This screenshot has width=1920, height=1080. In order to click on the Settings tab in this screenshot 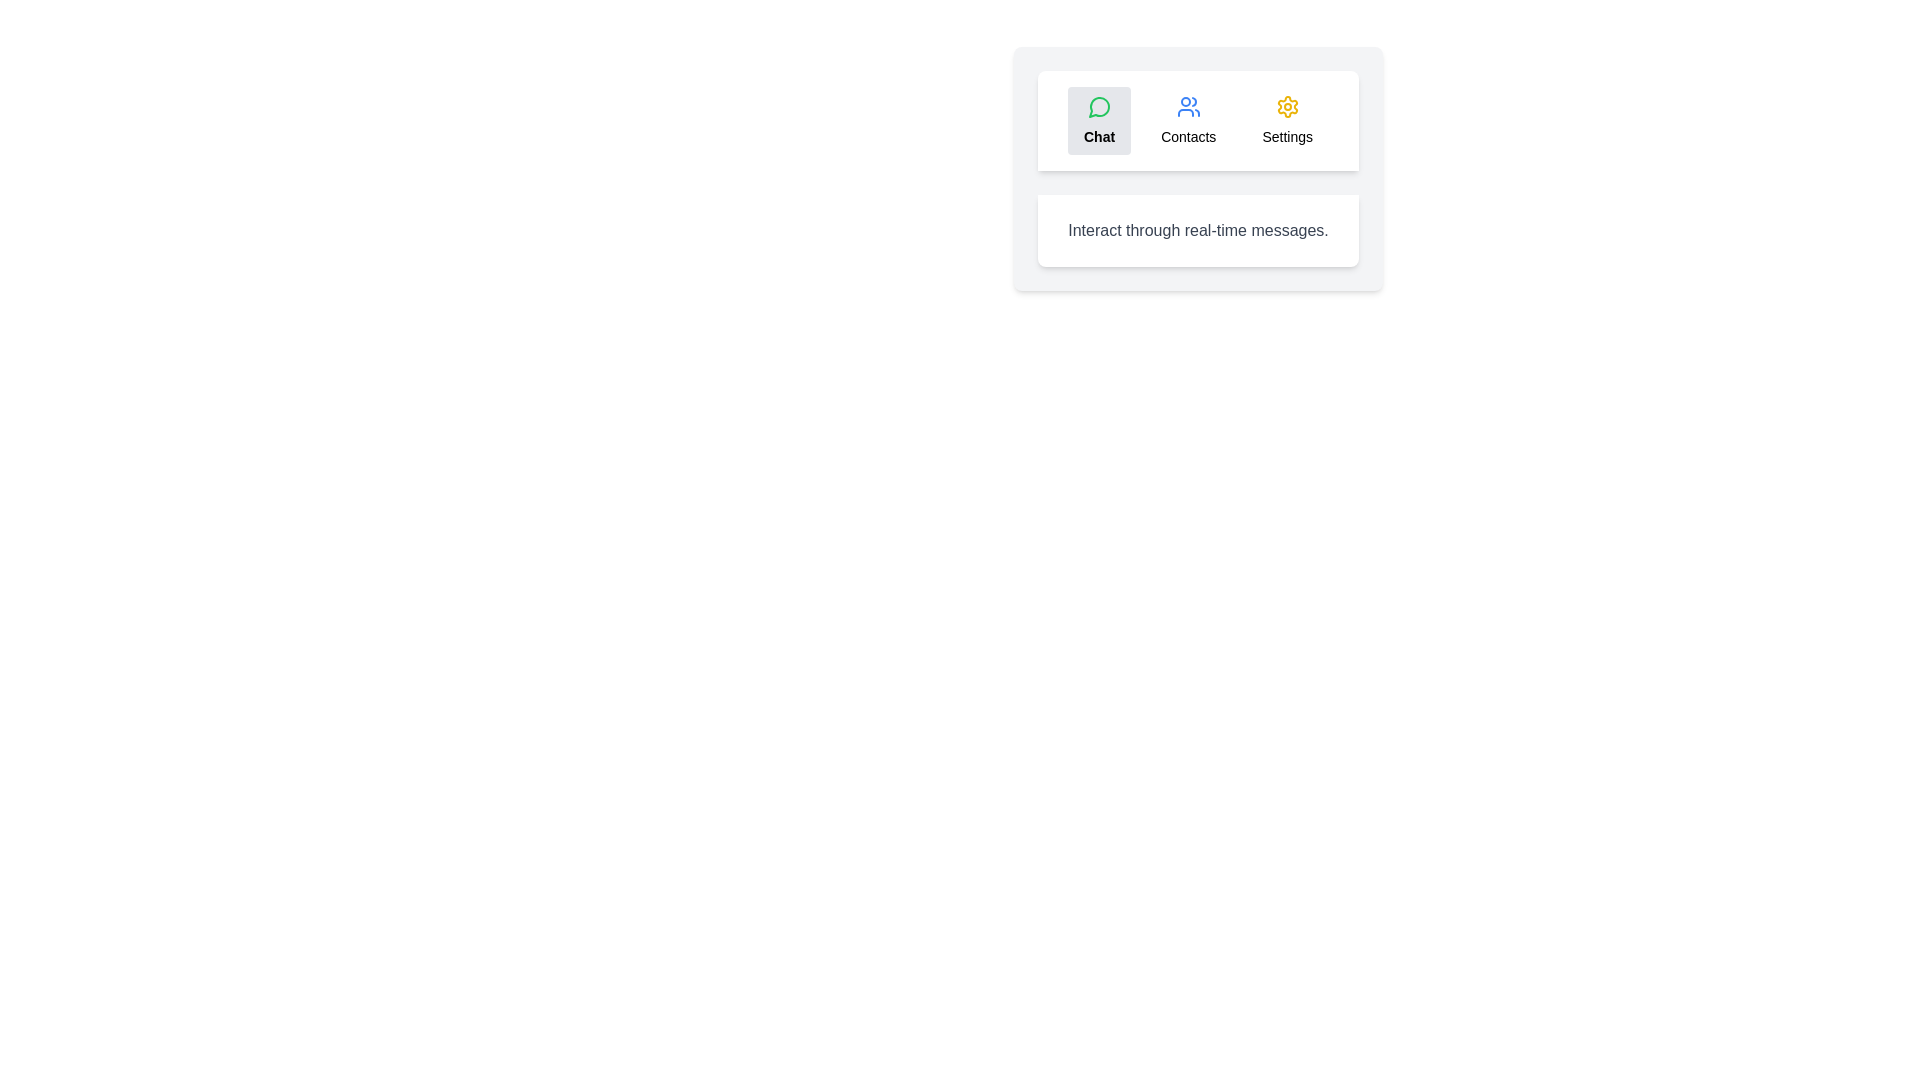, I will do `click(1287, 120)`.